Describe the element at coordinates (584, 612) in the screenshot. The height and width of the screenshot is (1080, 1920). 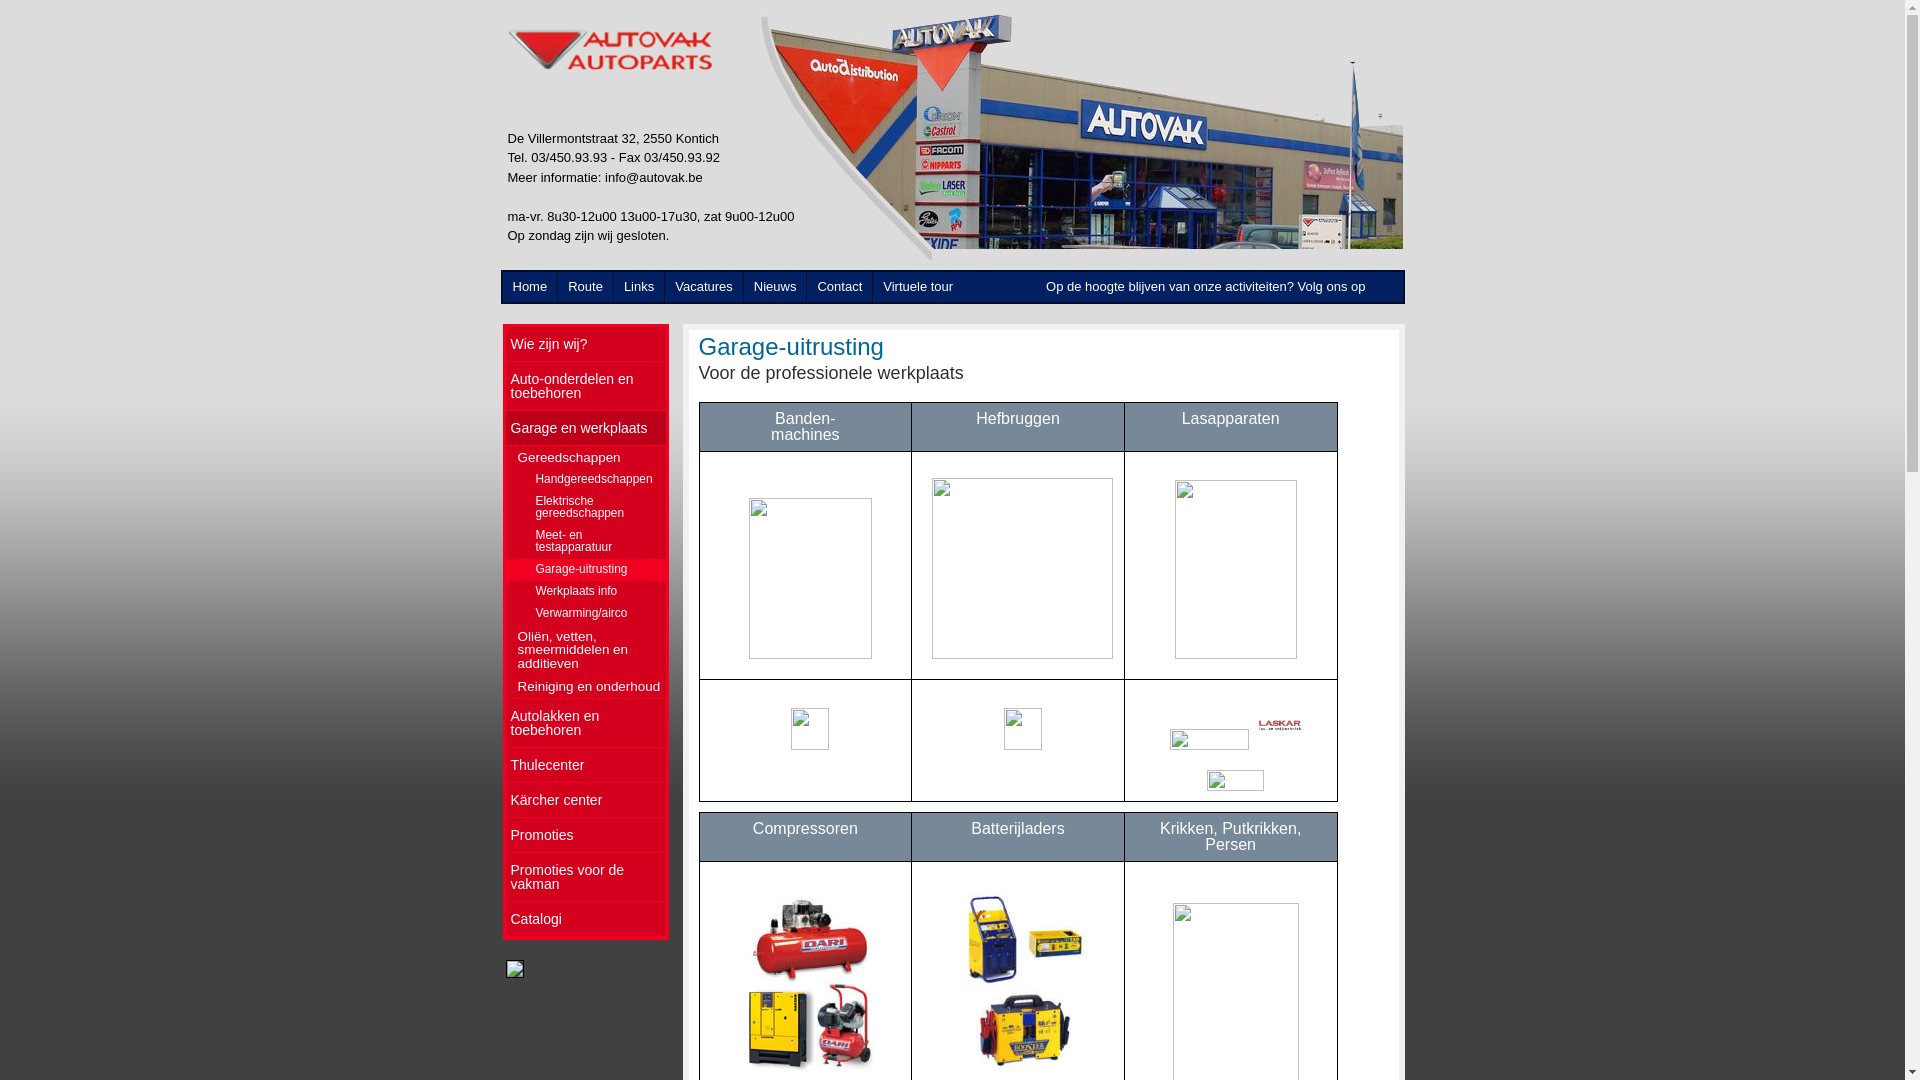
I see `'Verwarming/airco'` at that location.